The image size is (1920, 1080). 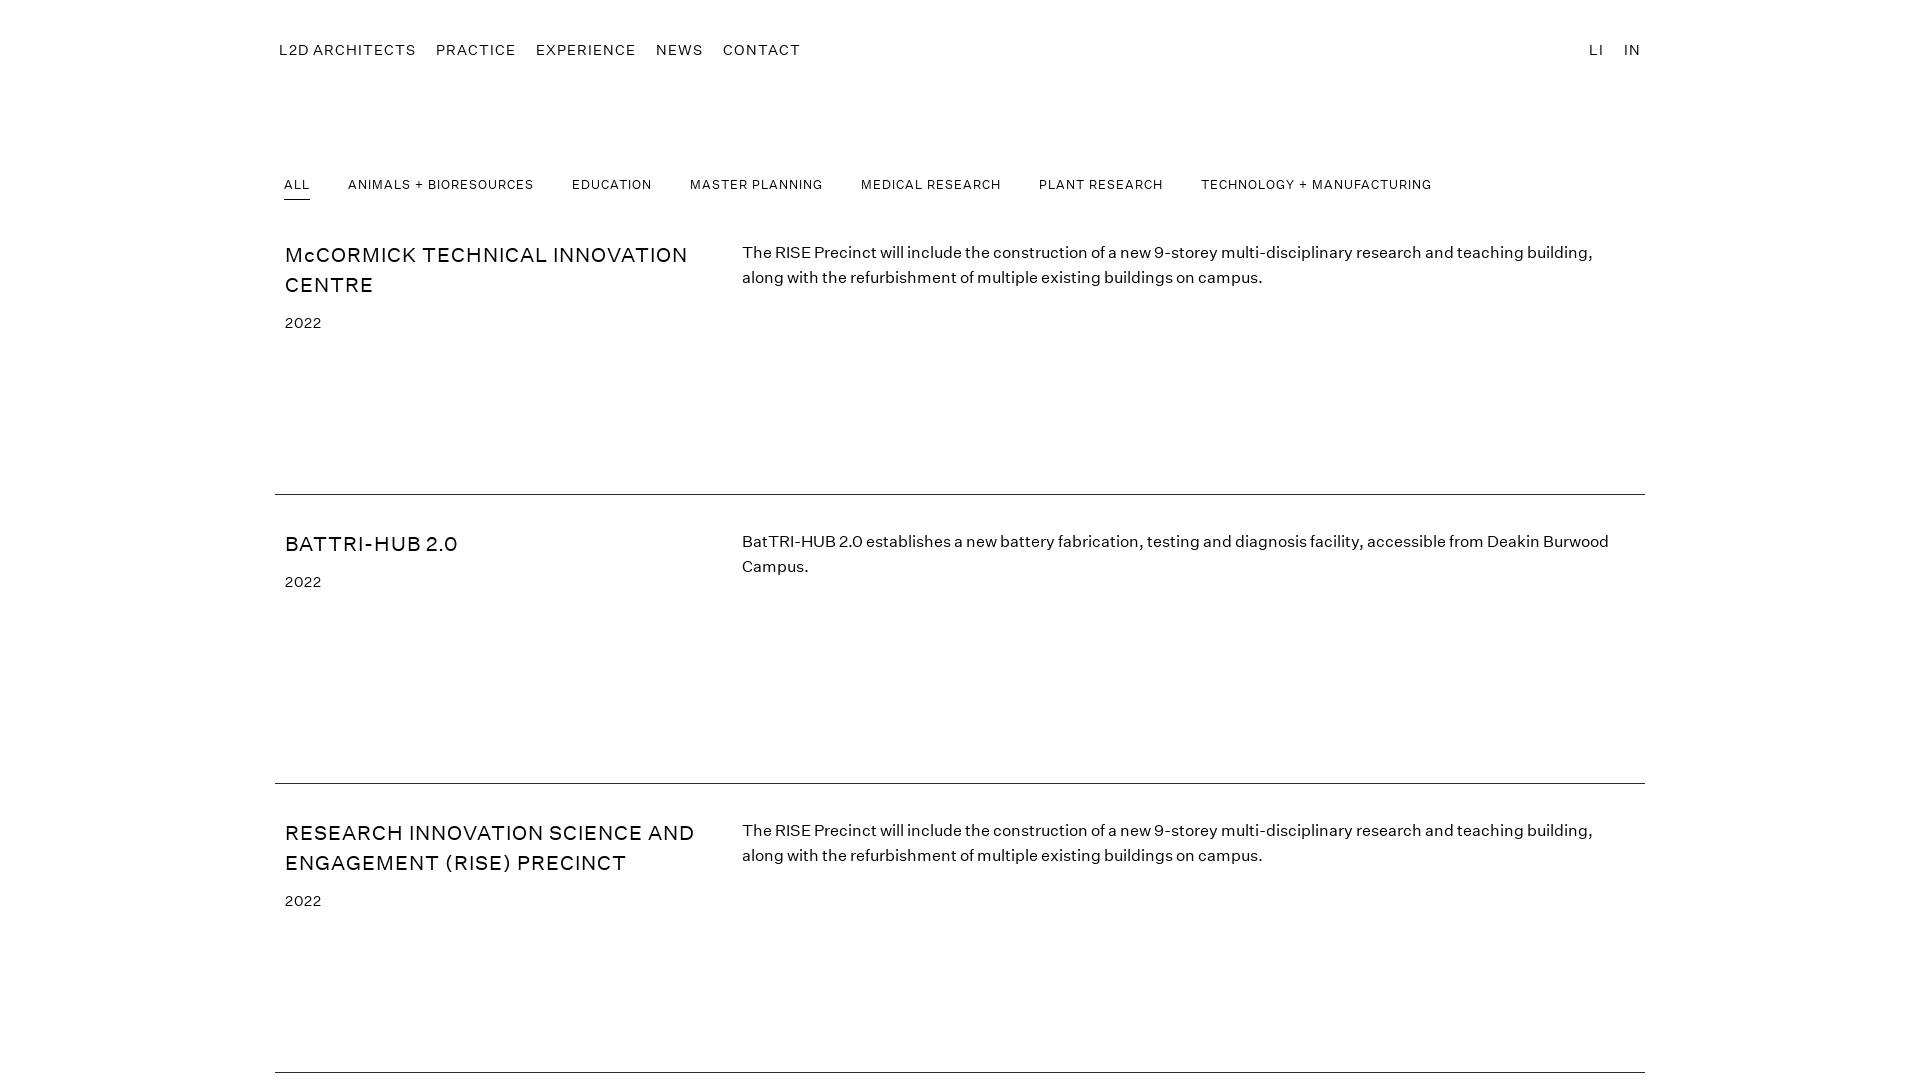 I want to click on 'L2D ARCHITECTS', so click(x=347, y=49).